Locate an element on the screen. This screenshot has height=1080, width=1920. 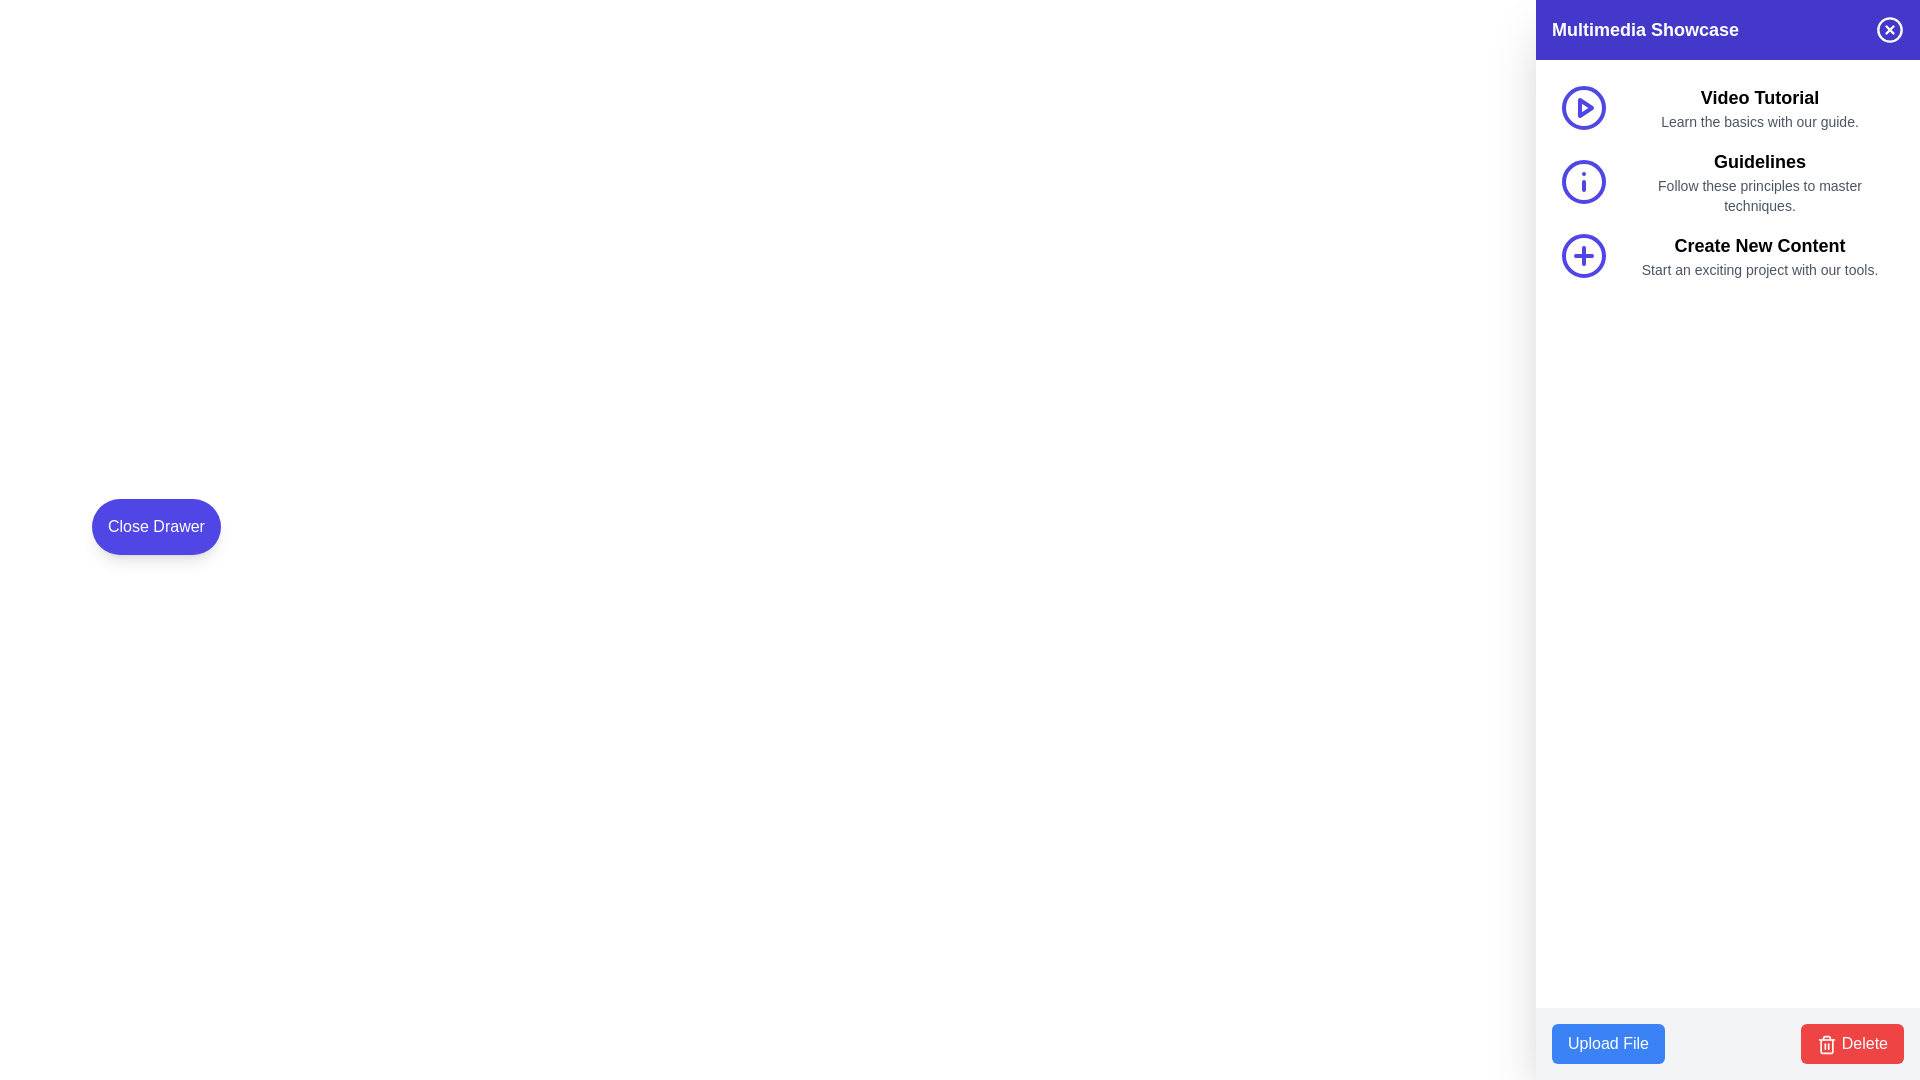
the circular play button icon, which is indigo colored and located at the top-left of the vertical layout of interactive items is located at coordinates (1583, 108).